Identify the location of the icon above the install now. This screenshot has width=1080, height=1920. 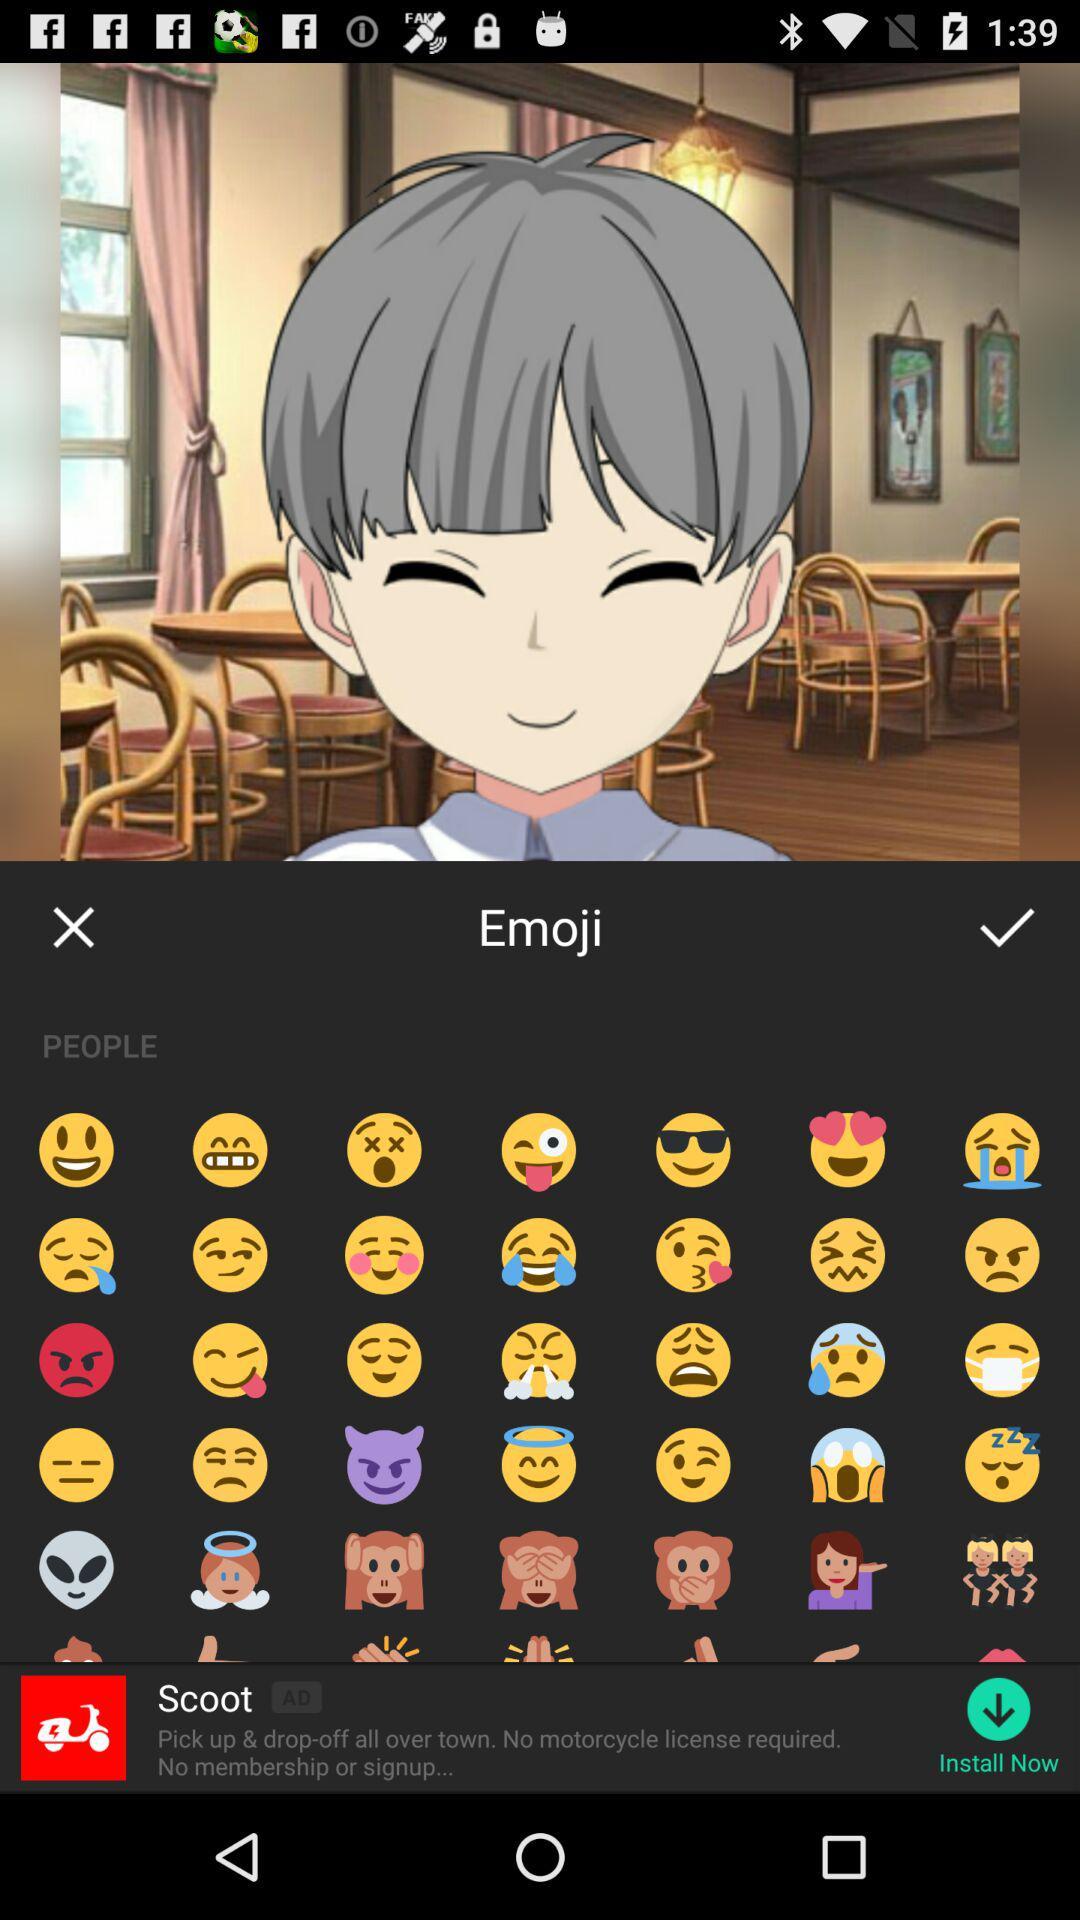
(999, 1708).